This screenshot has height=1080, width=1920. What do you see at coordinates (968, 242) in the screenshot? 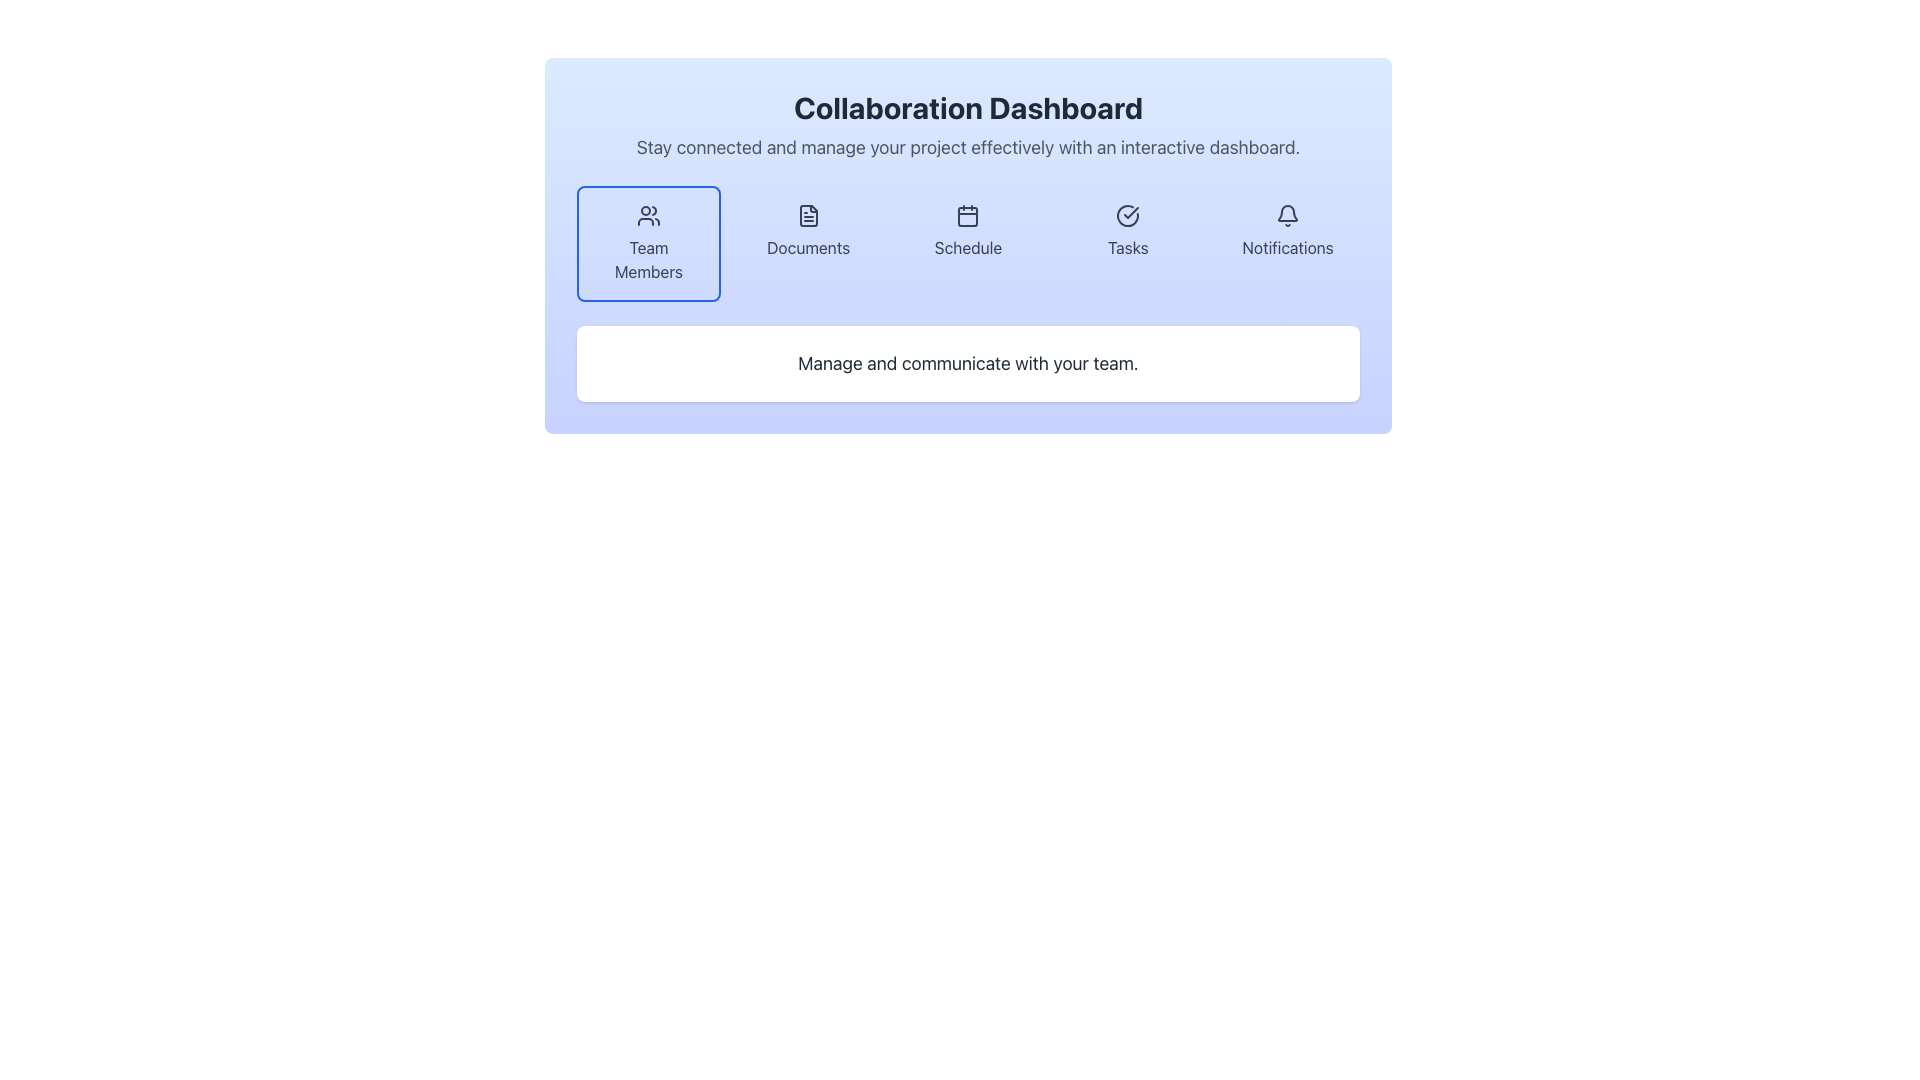
I see `the third element in the horizontal grid of buttons` at bounding box center [968, 242].